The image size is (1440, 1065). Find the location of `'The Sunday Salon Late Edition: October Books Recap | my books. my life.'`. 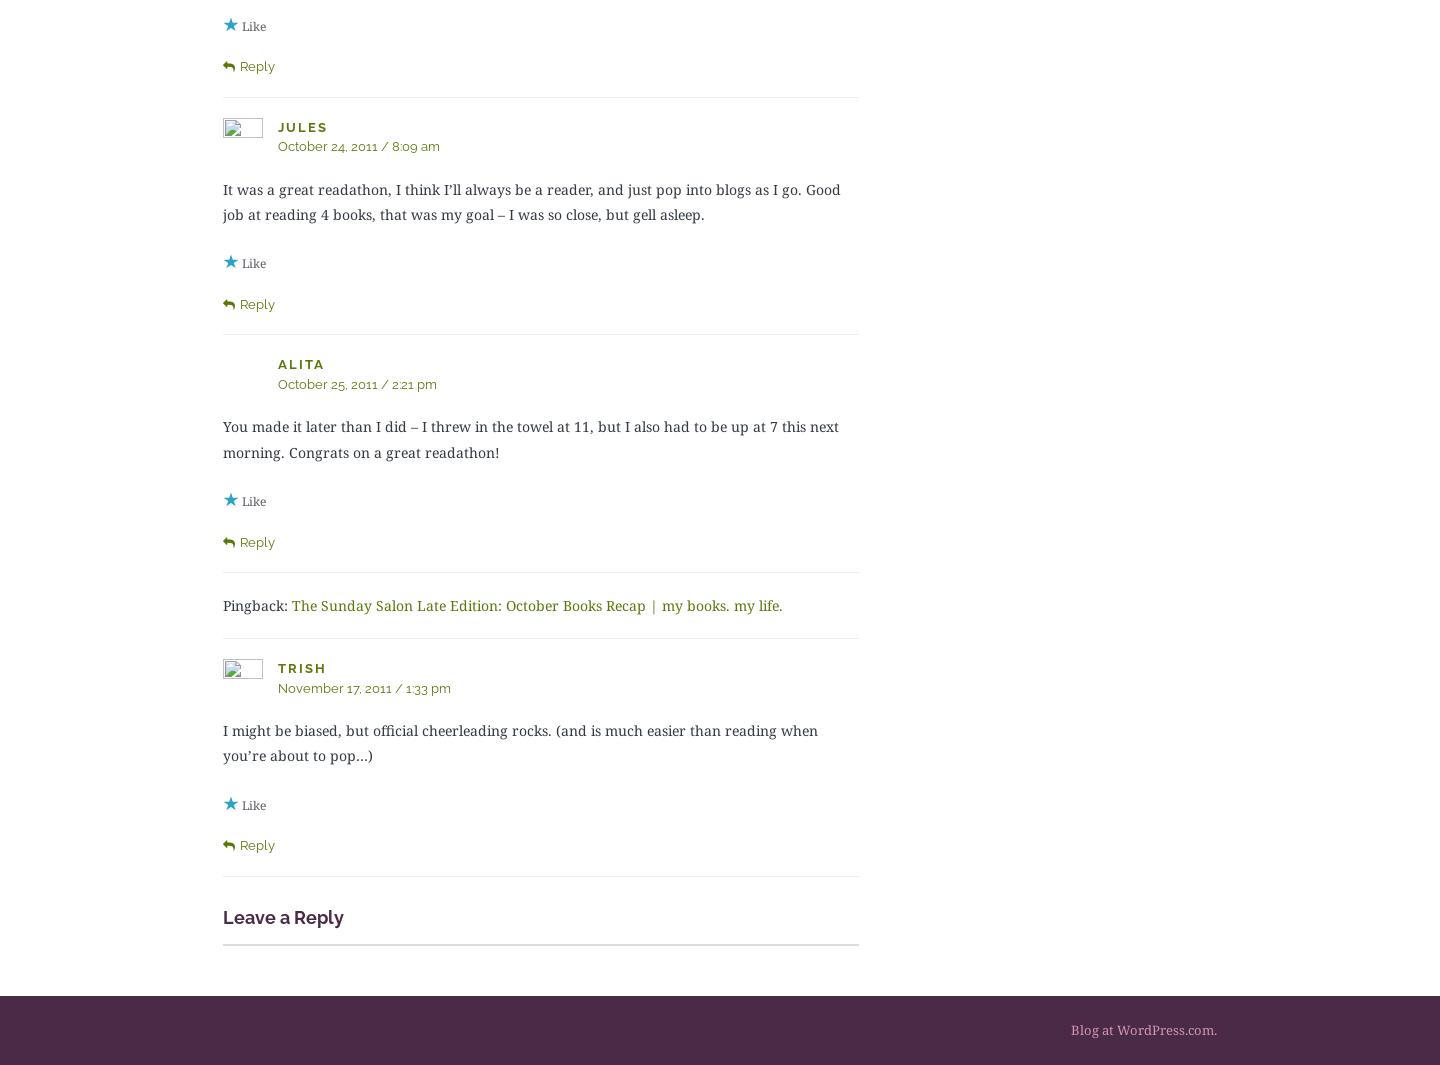

'The Sunday Salon Late Edition: October Books Recap | my books. my life.' is located at coordinates (536, 605).